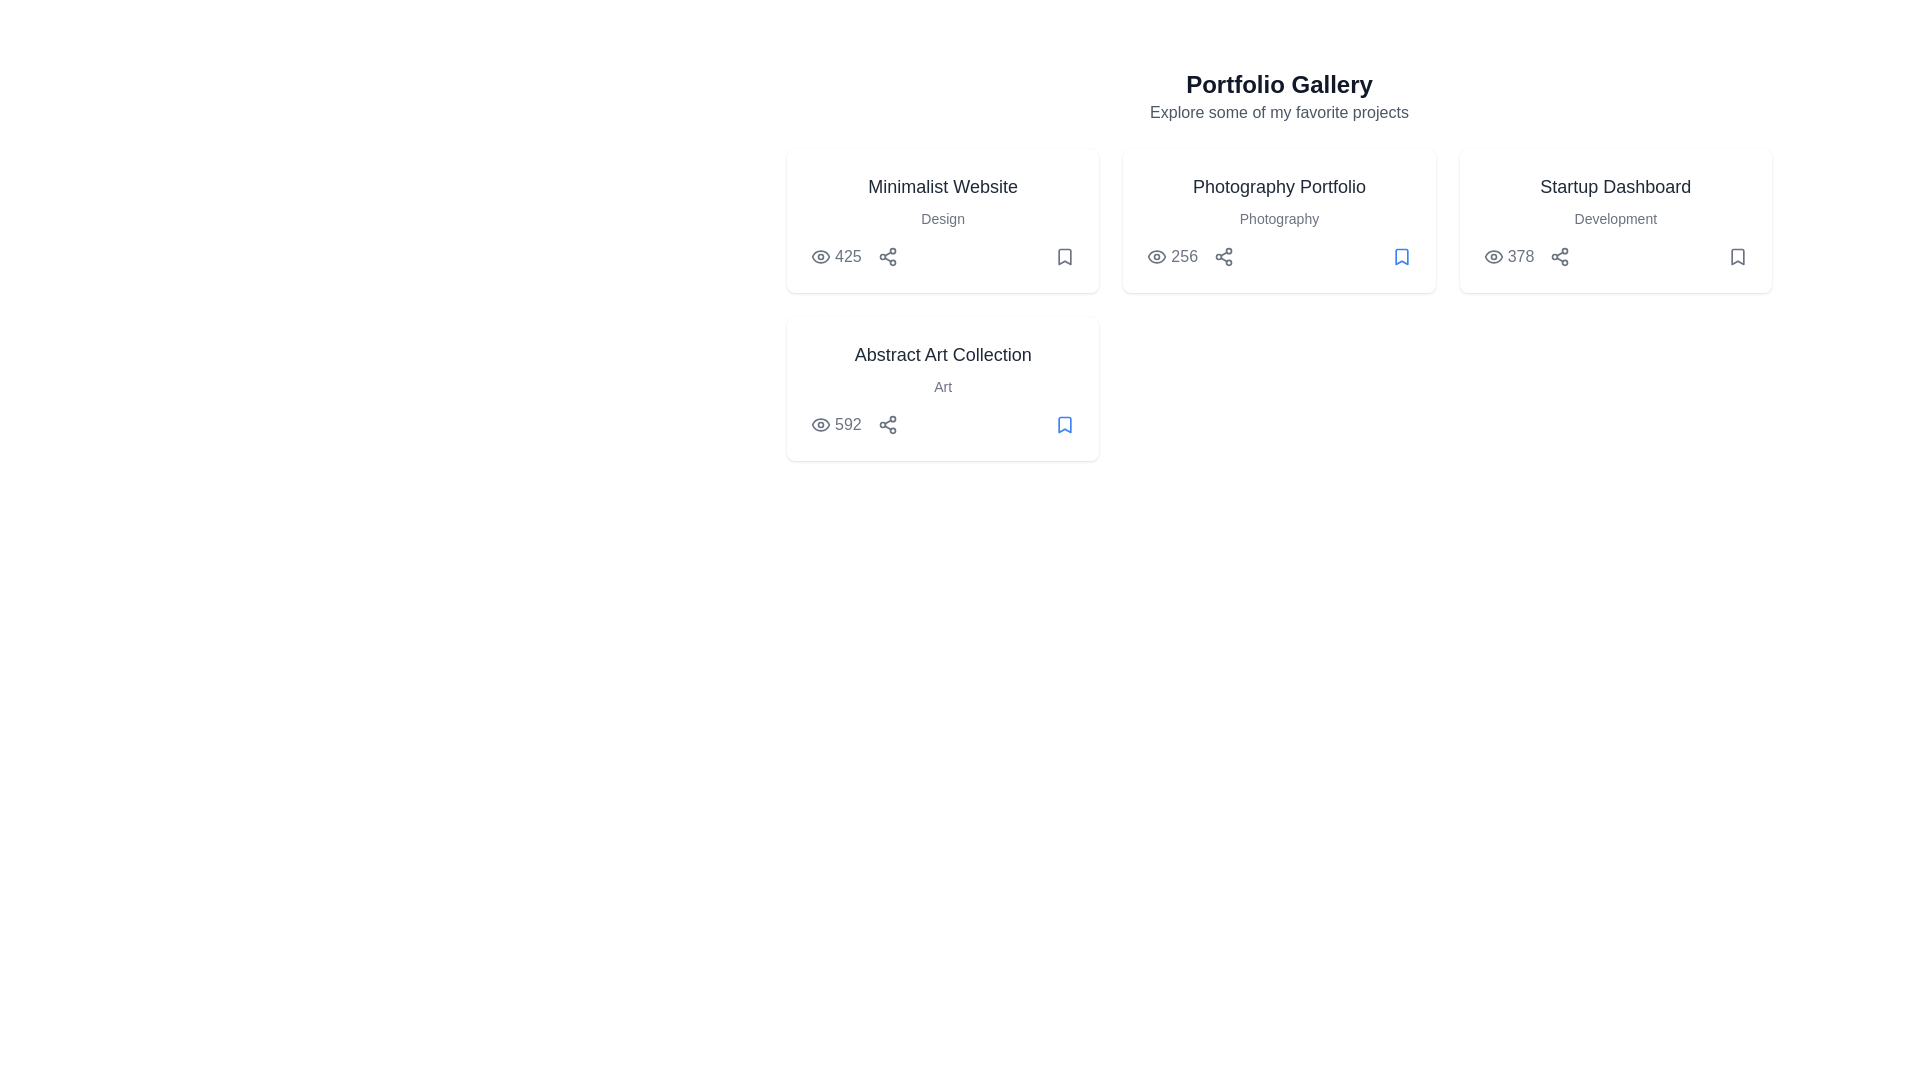 Image resolution: width=1920 pixels, height=1080 pixels. I want to click on the Text Label that indicates the category of the project in the first card of the Portfolio Gallery, positioned below the heading 'Minimalist Website', so click(942, 219).